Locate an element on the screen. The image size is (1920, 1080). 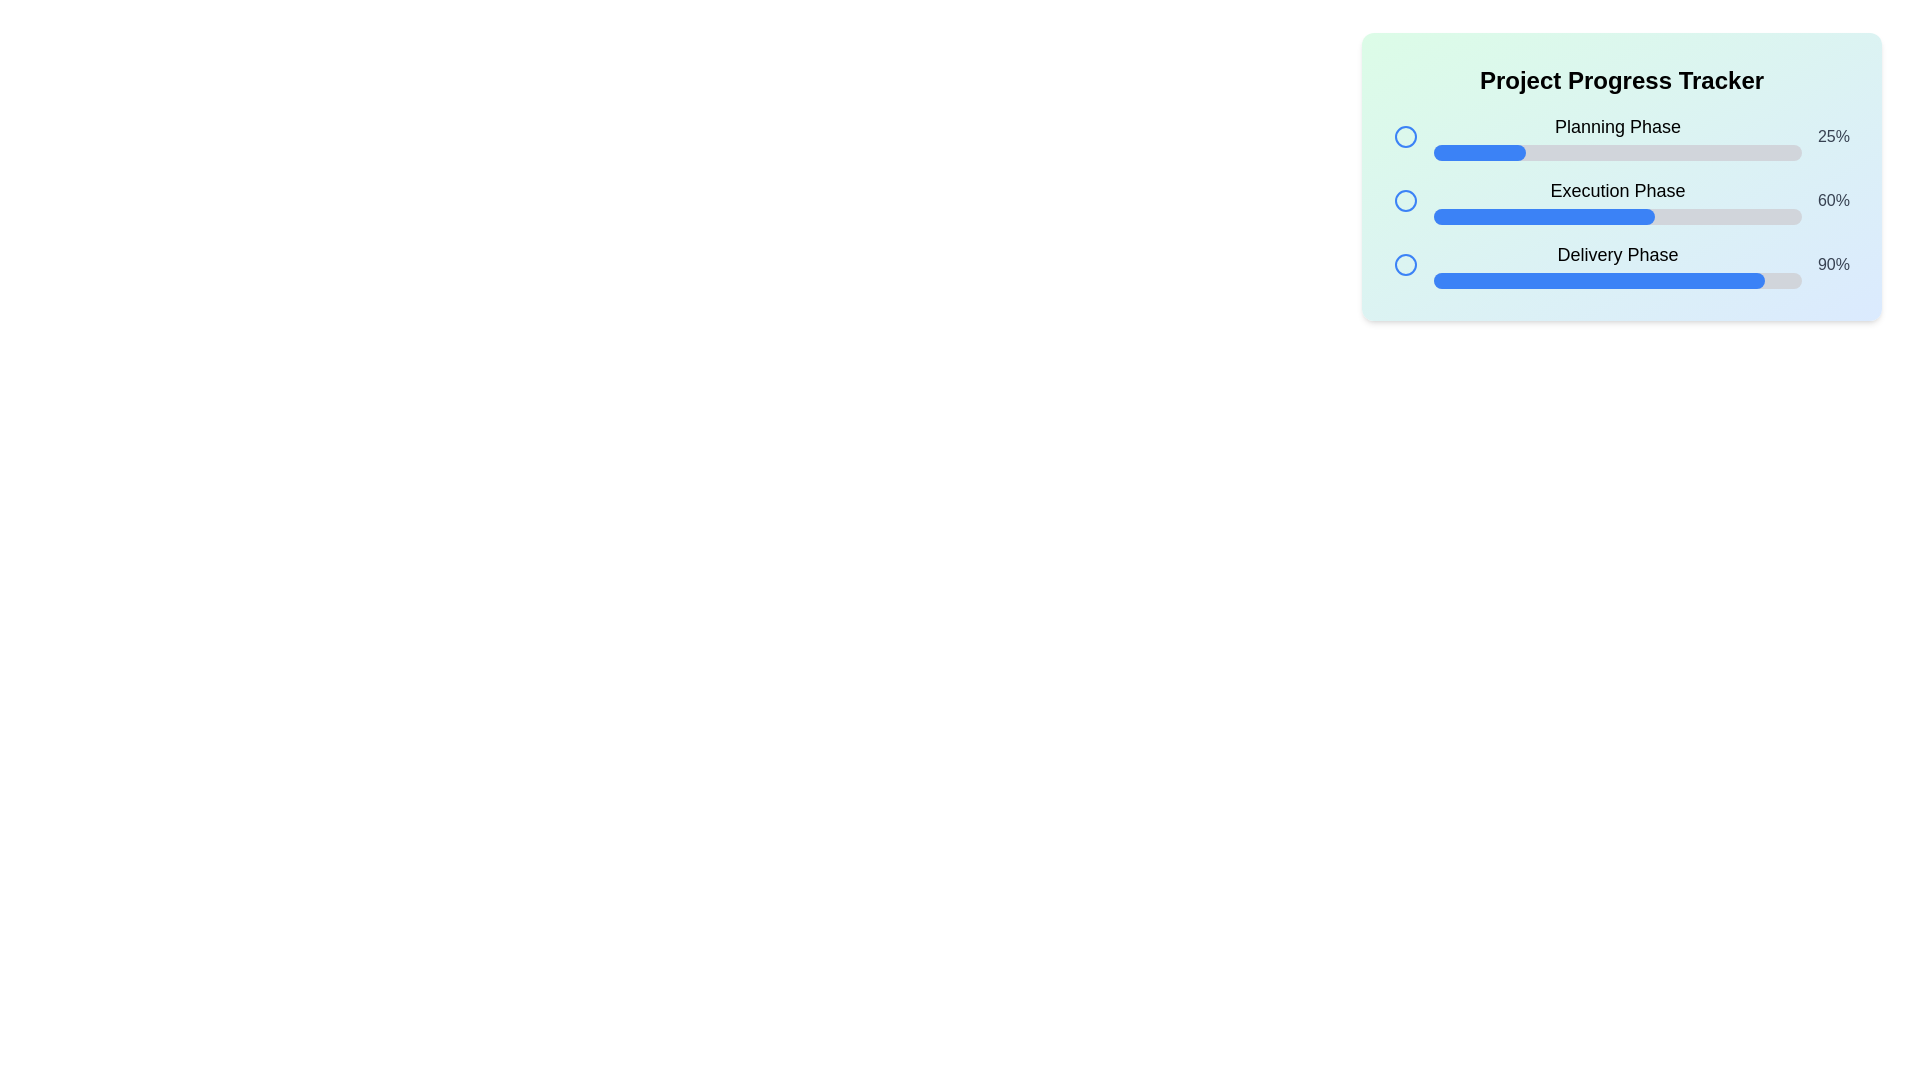
information displayed in the list entry labeled 'Planning Phase', which includes a progress bar indicating 25% completion and a circular icon to the left is located at coordinates (1617, 136).